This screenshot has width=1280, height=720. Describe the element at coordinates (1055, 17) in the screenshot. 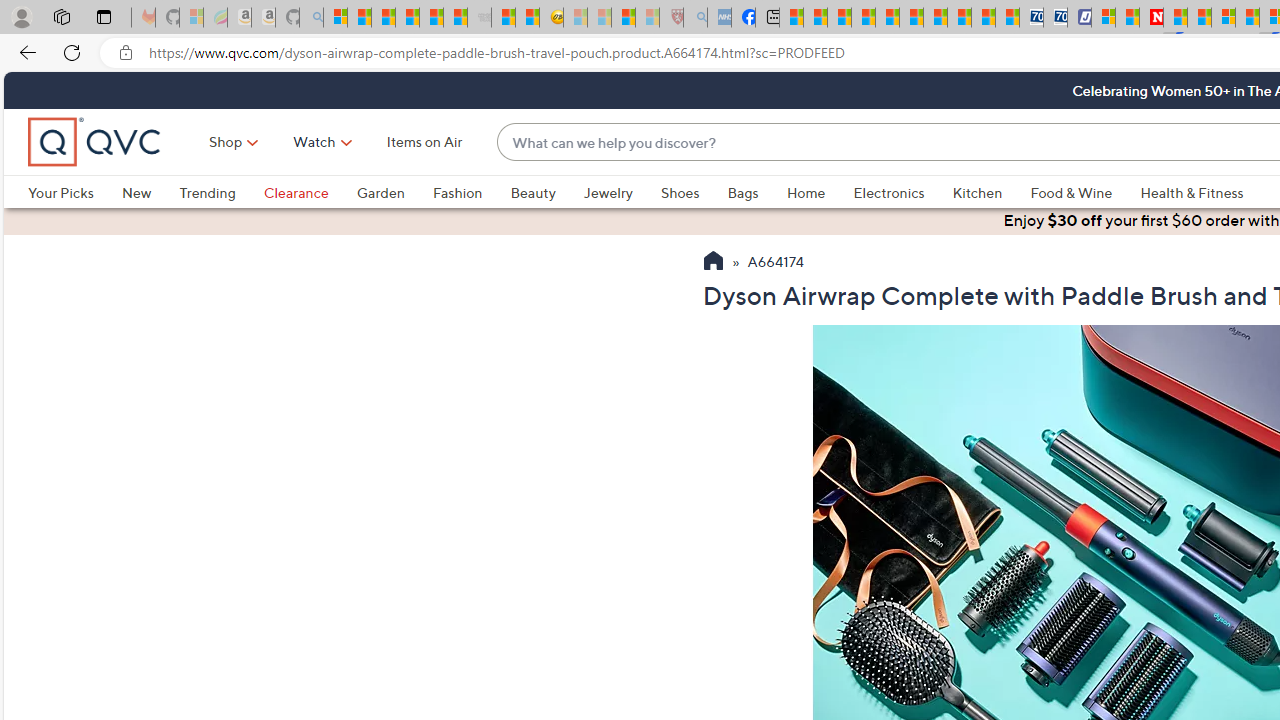

I see `'Cheap Hotels - Save70.com'` at that location.